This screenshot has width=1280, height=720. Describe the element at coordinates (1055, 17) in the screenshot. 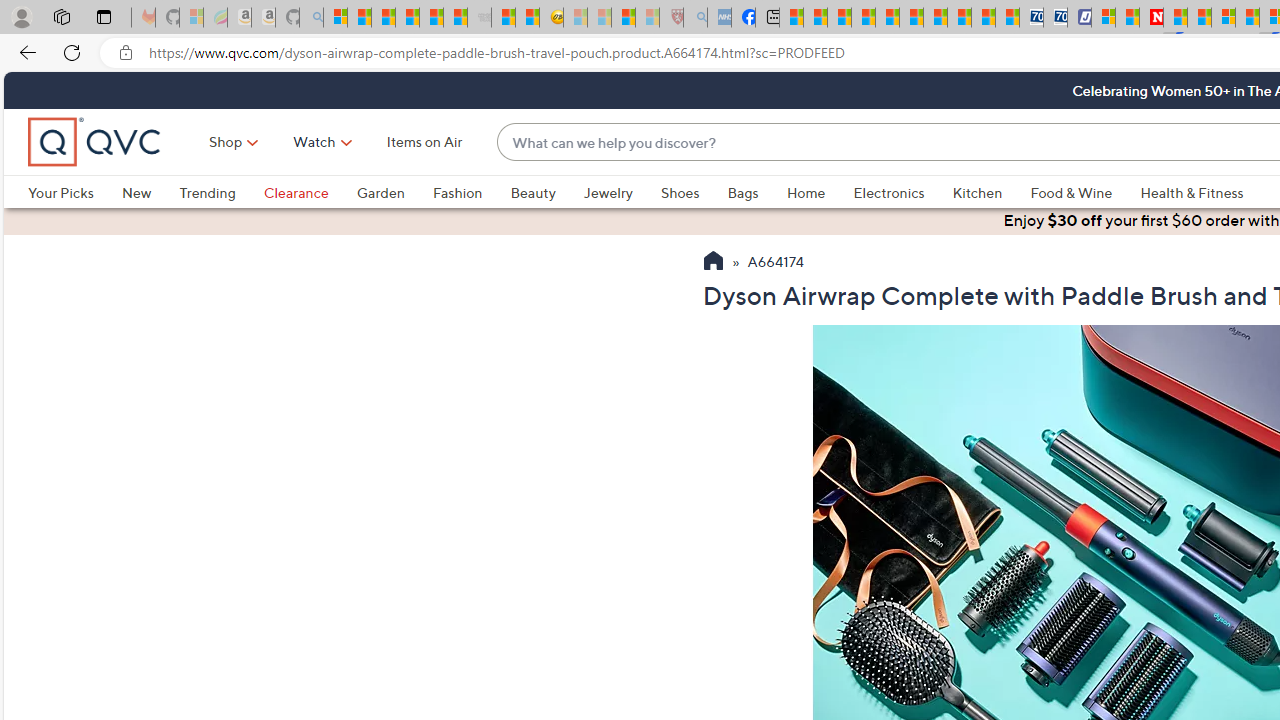

I see `'Cheap Hotels - Save70.com'` at that location.